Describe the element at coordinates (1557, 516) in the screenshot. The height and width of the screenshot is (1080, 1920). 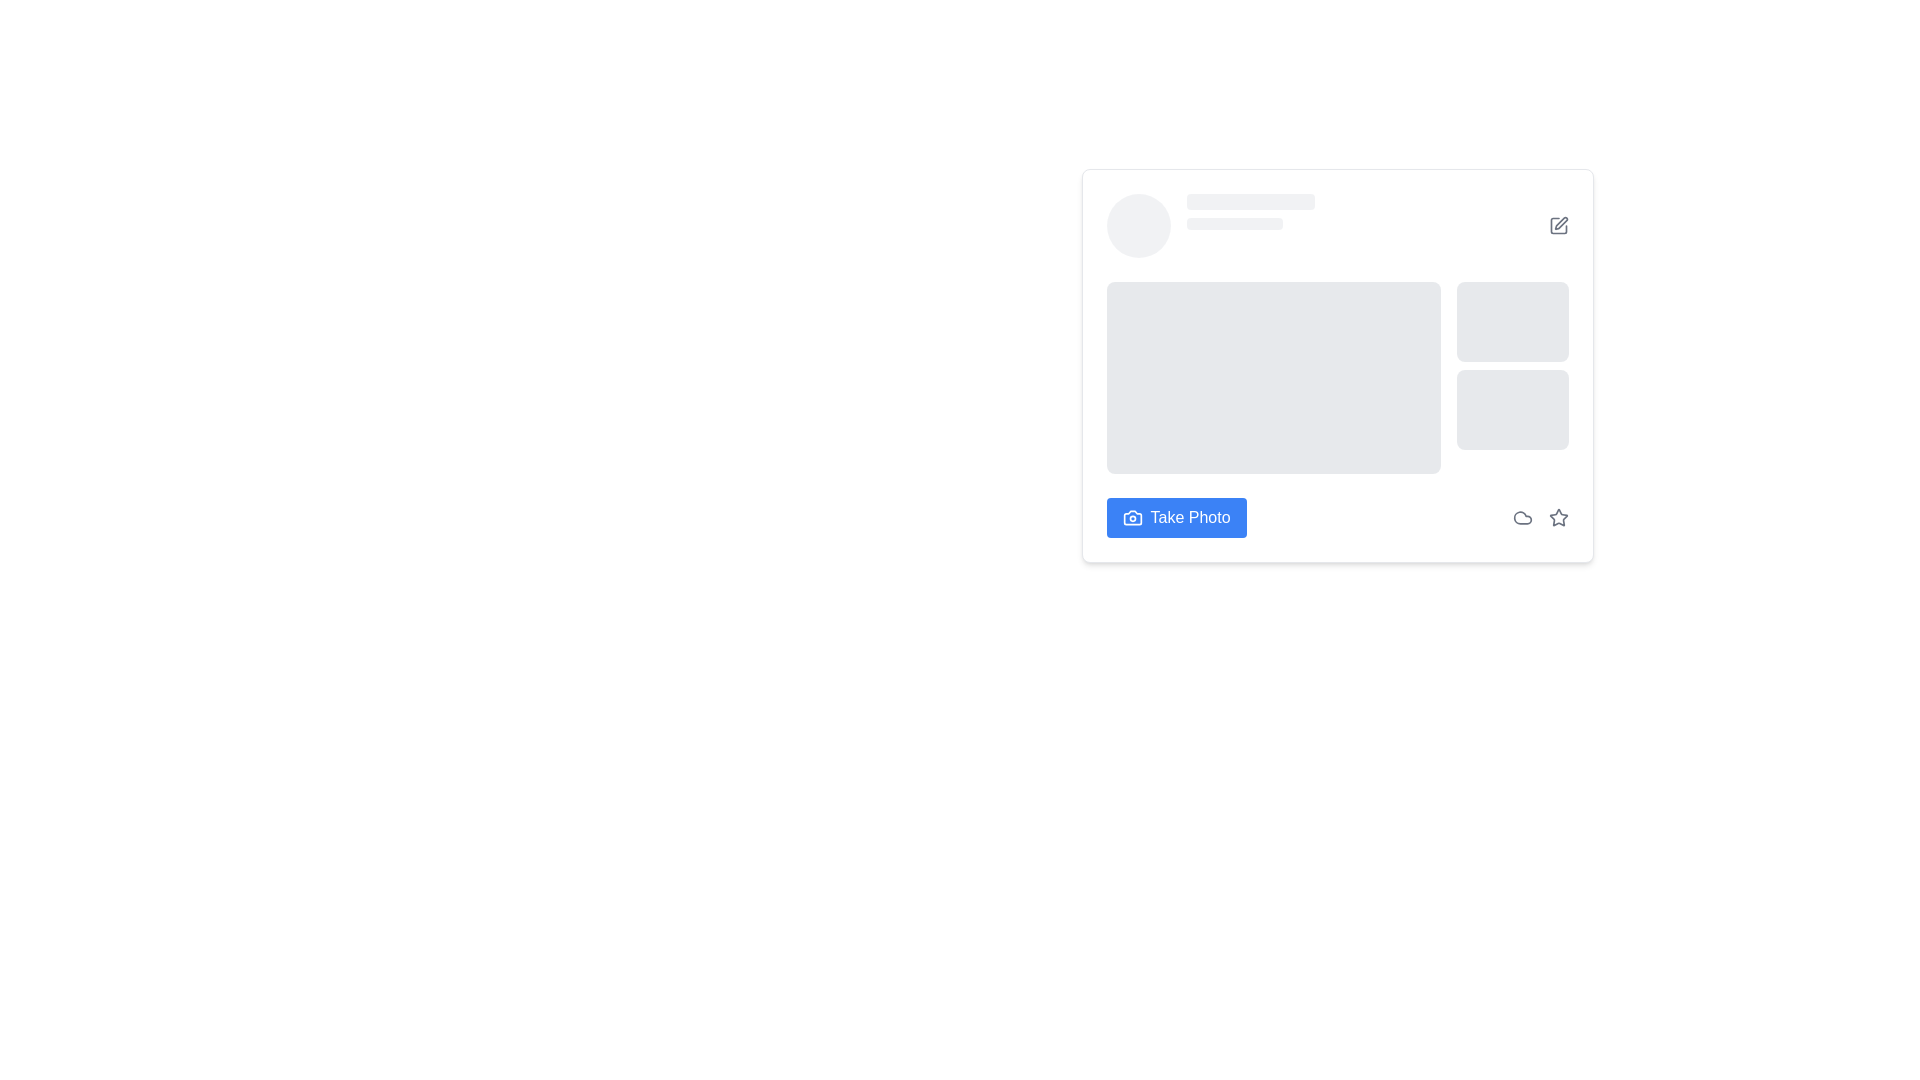
I see `the star button located at the bottom-right corner of the interface, which is used for actions such as rating or marking as important` at that location.